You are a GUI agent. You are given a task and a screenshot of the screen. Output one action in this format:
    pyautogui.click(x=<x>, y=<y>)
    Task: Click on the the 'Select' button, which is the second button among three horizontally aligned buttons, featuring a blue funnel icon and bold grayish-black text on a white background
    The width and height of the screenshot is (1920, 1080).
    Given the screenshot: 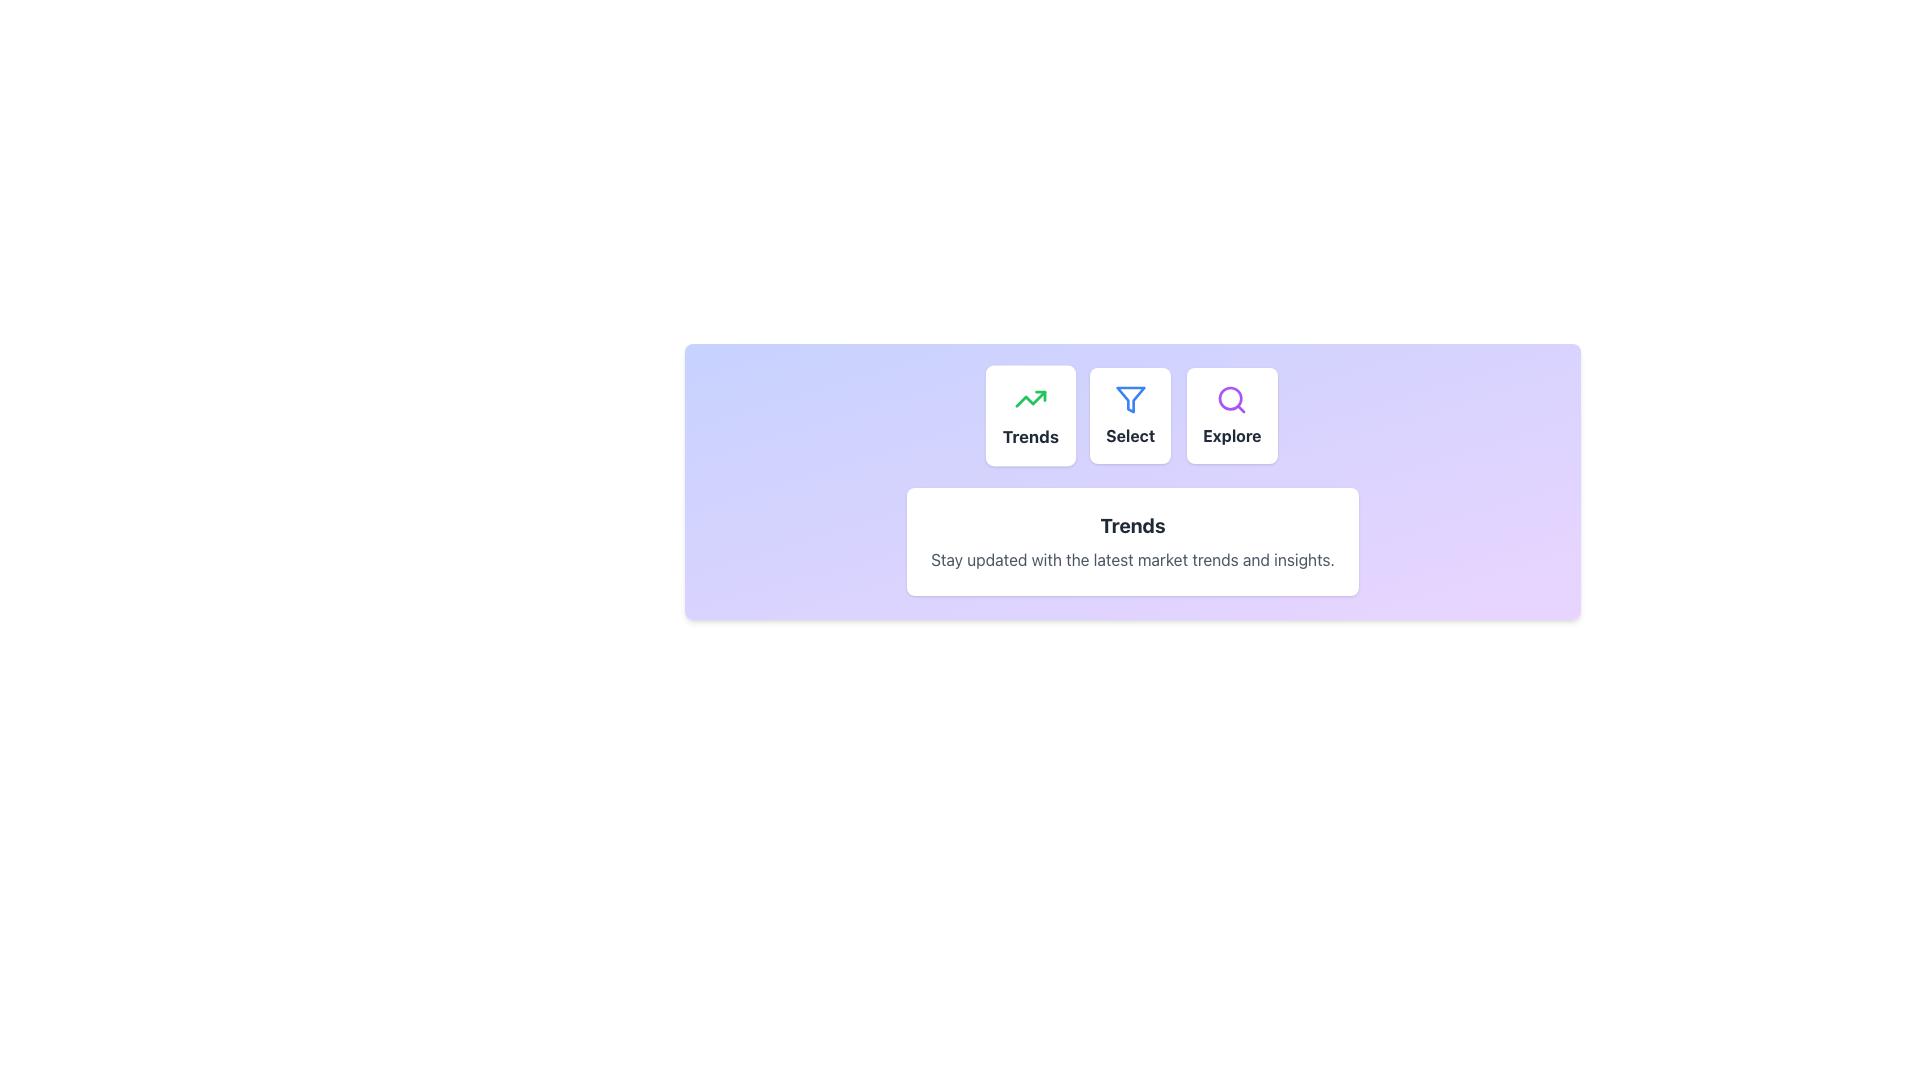 What is the action you would take?
    pyautogui.click(x=1132, y=415)
    